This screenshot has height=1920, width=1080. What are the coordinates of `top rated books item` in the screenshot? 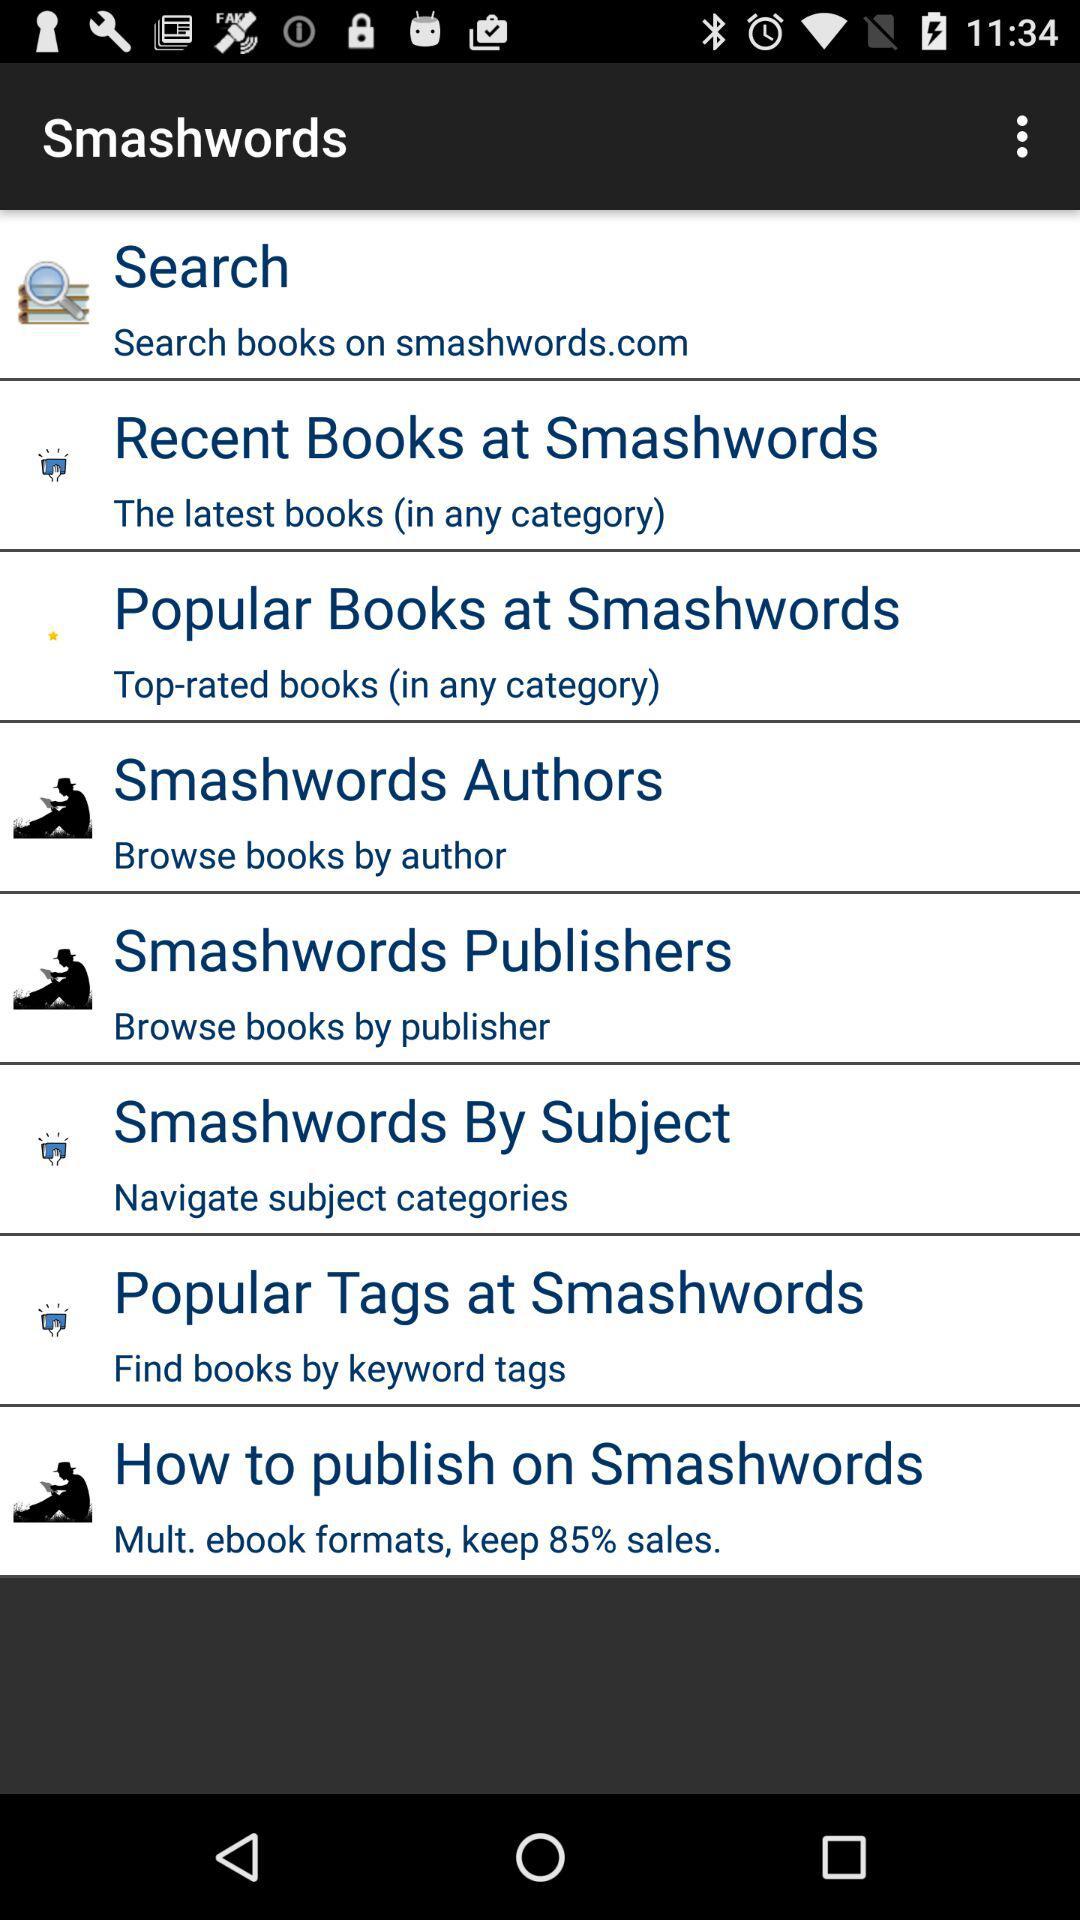 It's located at (386, 683).